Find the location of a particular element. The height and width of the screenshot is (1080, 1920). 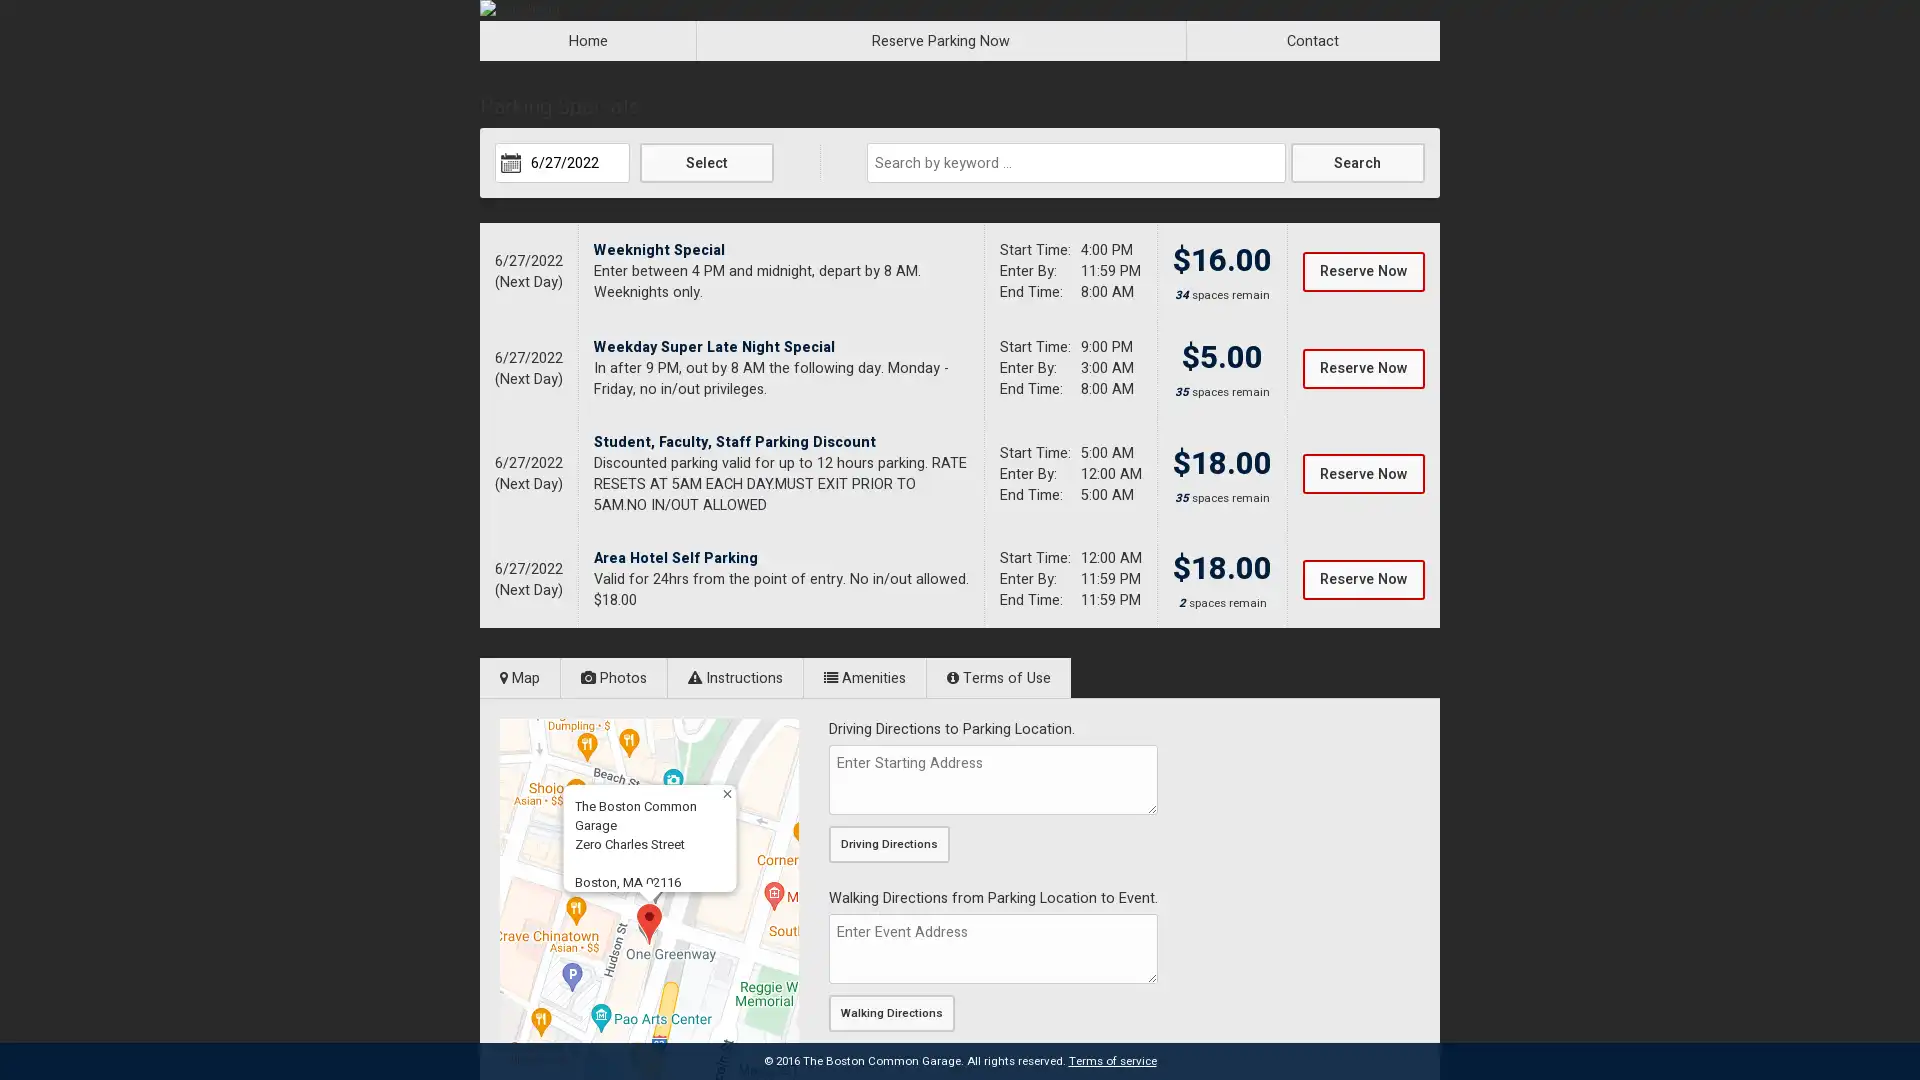

Walking Directions is located at coordinates (891, 1013).